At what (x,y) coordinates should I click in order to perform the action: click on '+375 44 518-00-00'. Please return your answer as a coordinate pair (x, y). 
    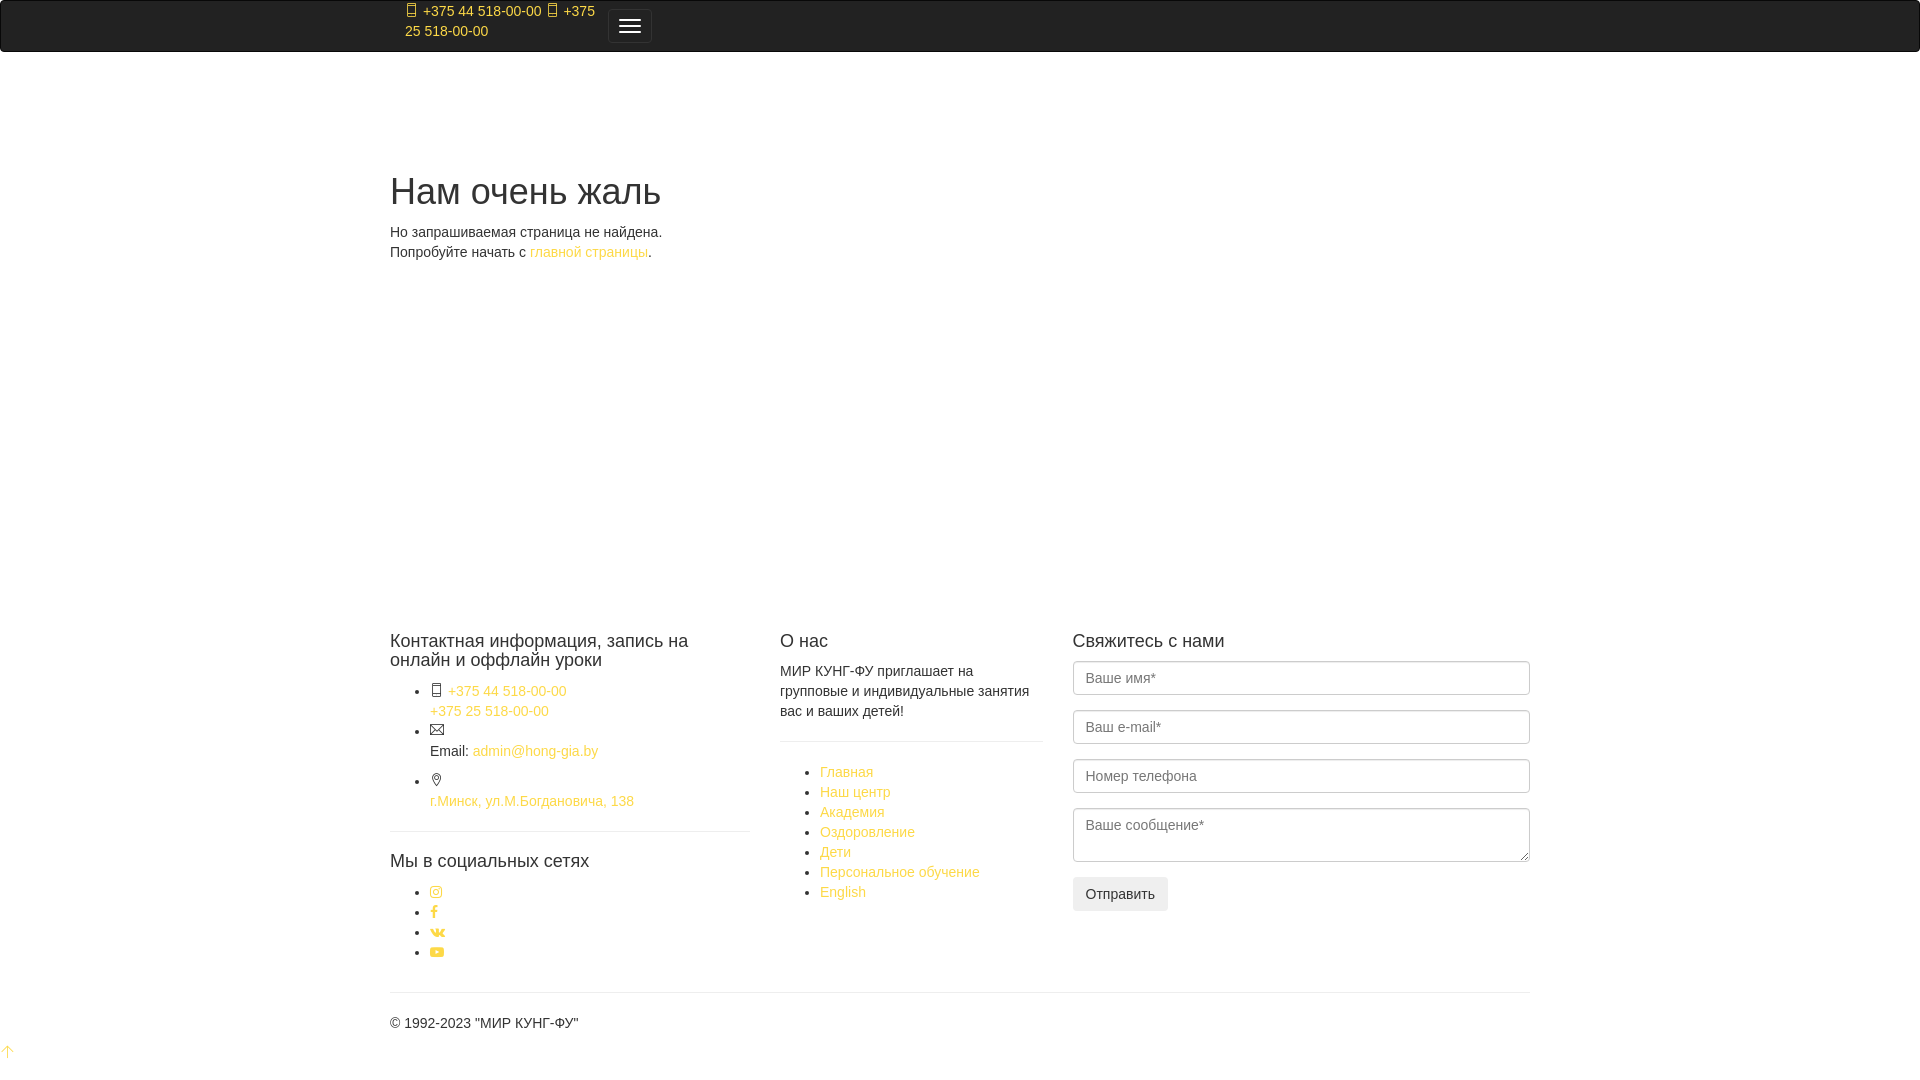
    Looking at the image, I should click on (507, 689).